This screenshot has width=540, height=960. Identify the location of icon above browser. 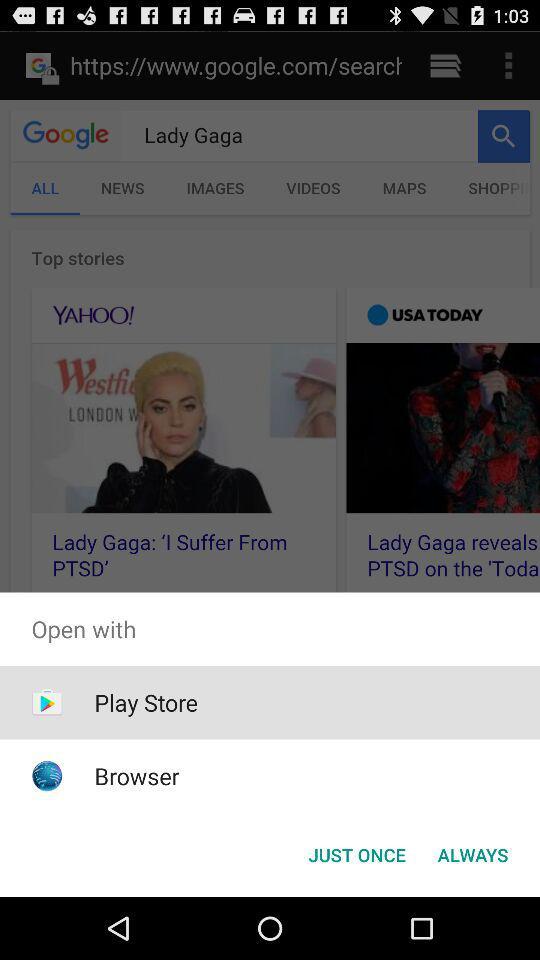
(145, 702).